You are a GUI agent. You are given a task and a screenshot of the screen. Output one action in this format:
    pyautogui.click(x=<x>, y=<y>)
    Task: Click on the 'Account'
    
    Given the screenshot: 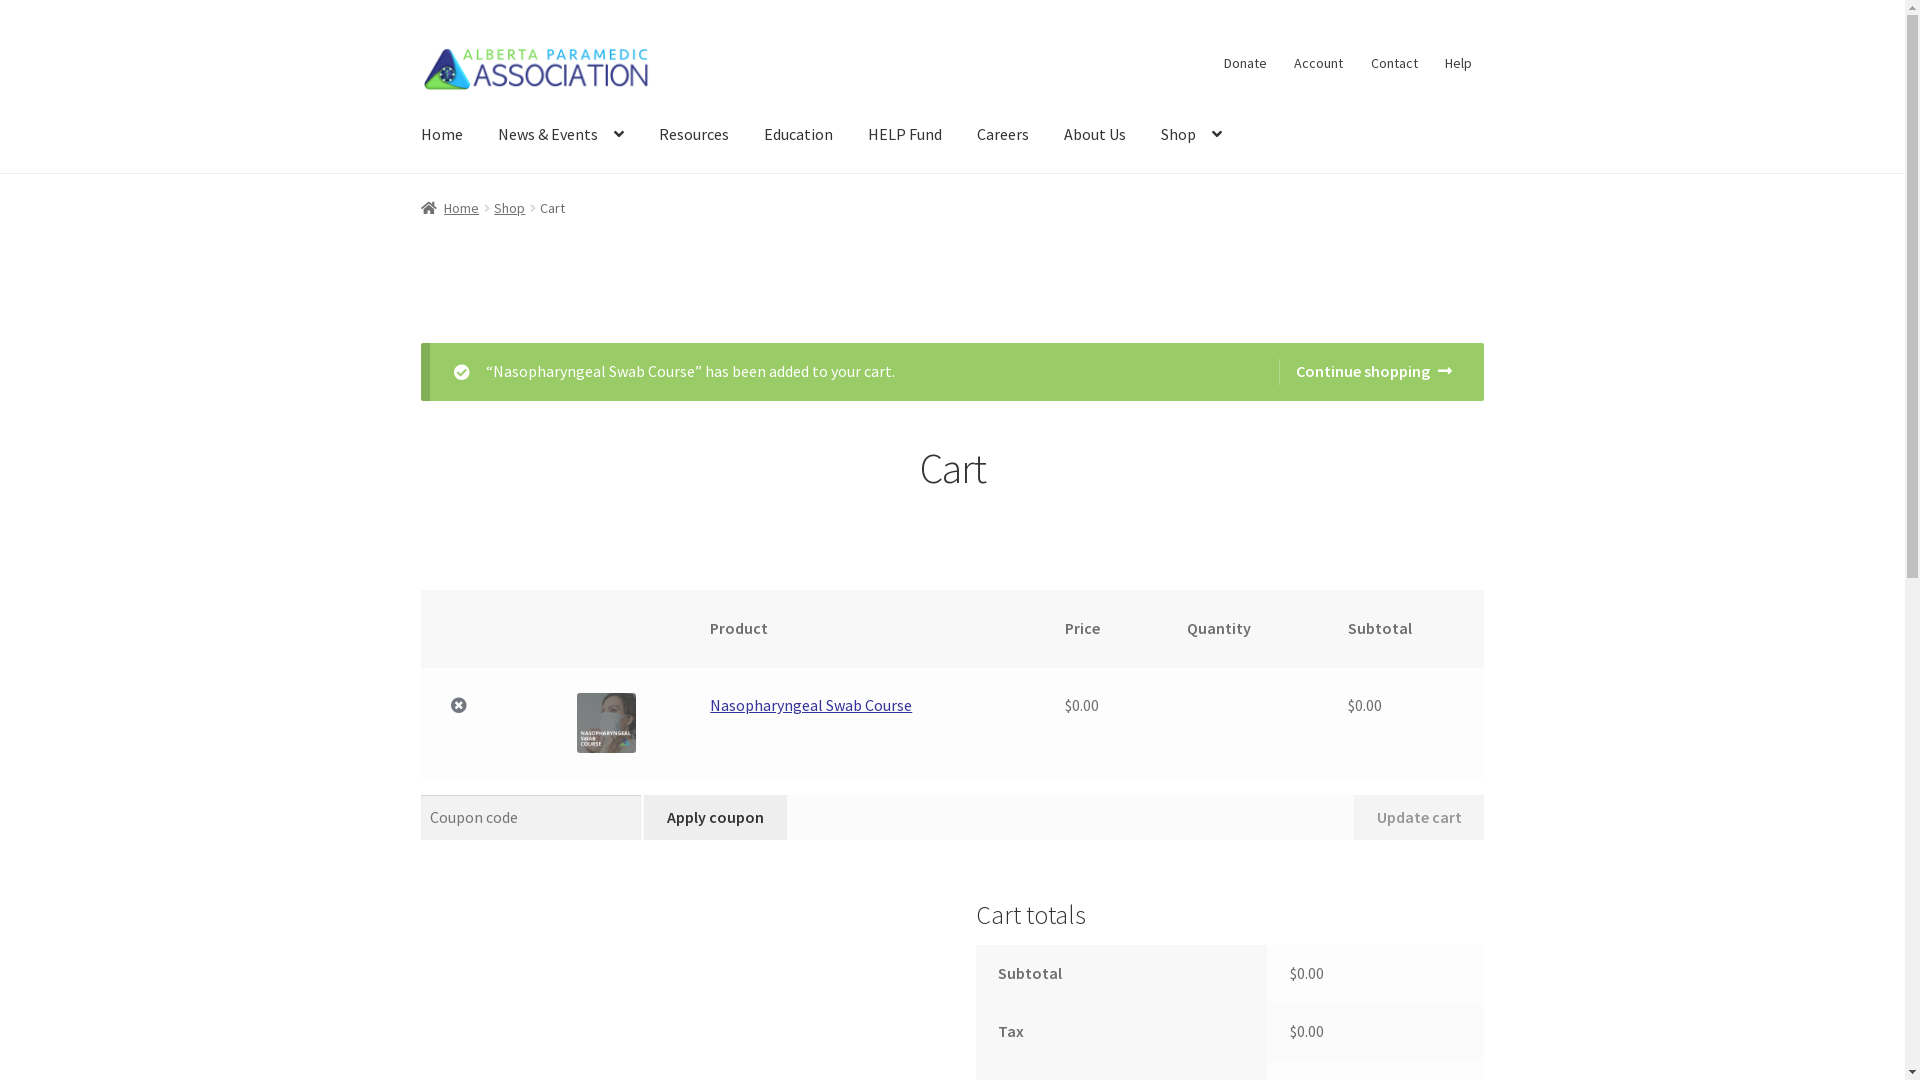 What is the action you would take?
    pyautogui.click(x=1319, y=61)
    